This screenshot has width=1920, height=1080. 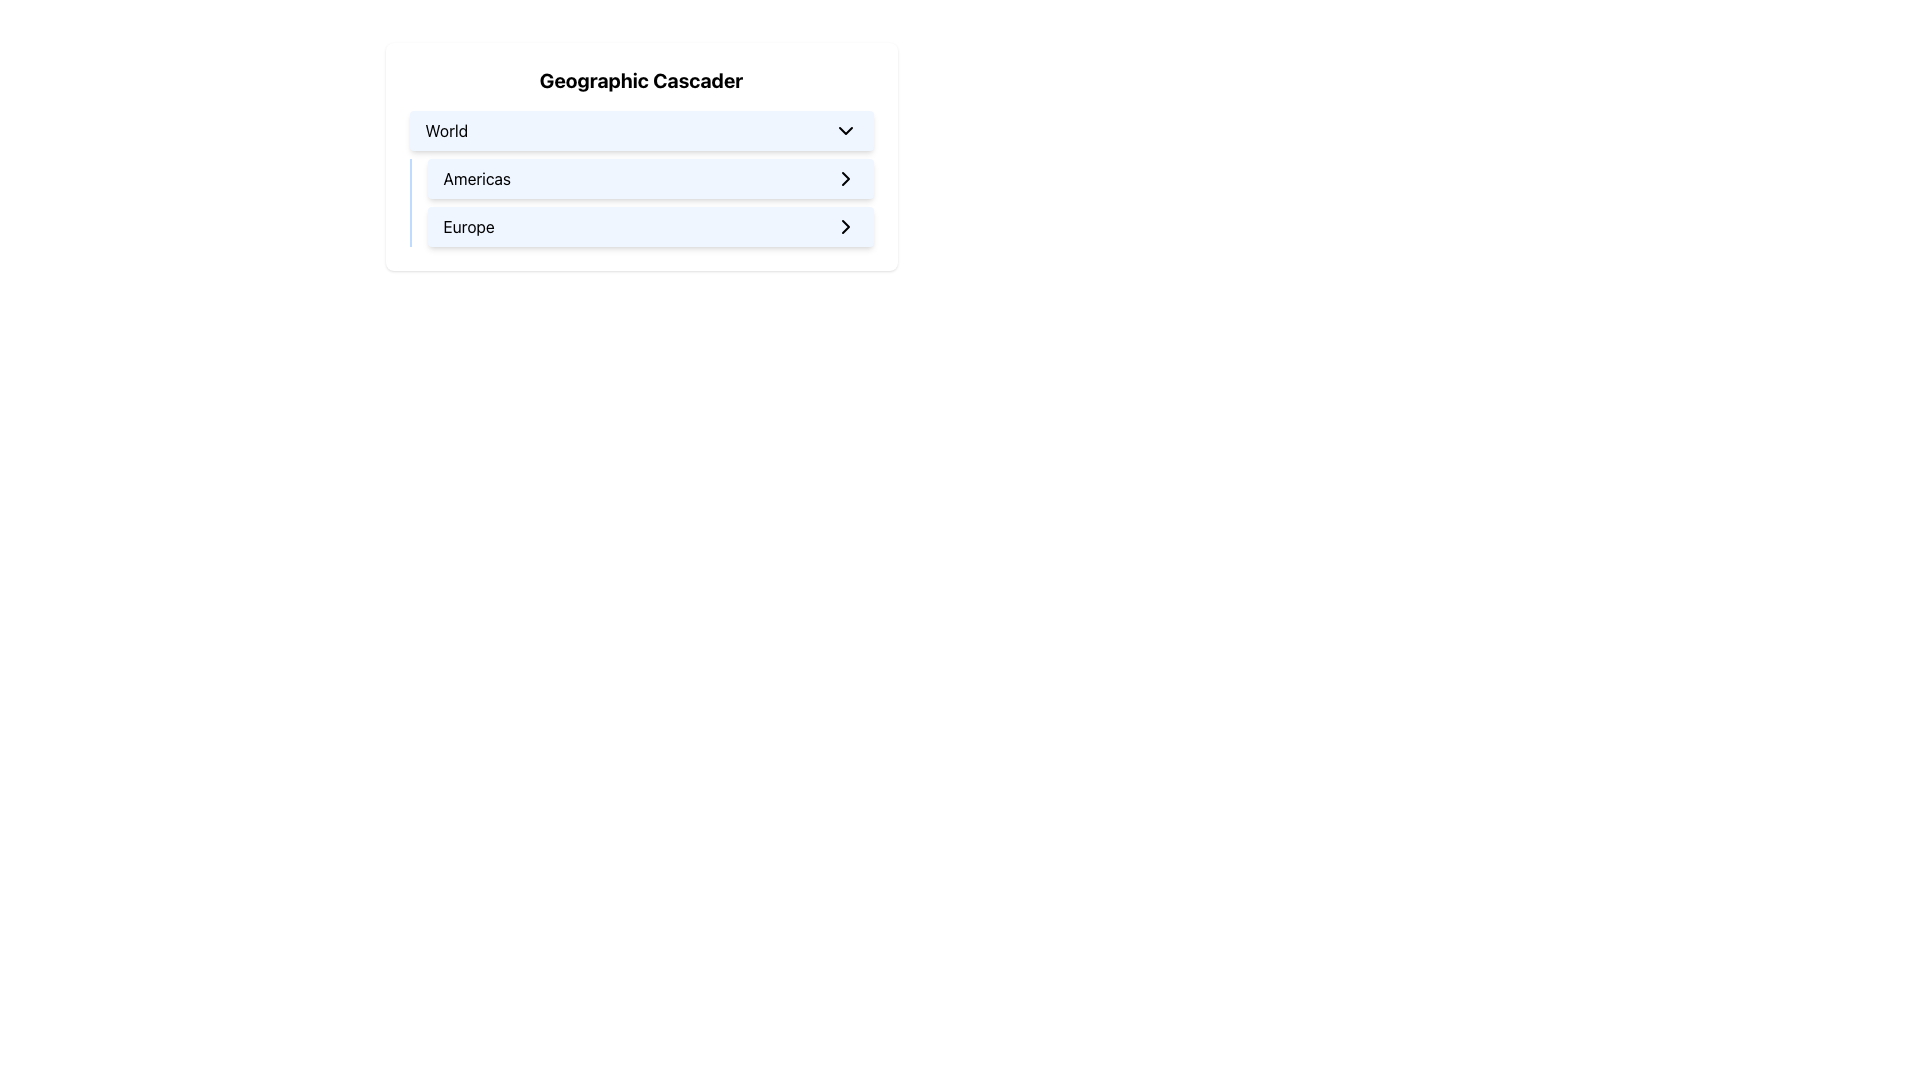 I want to click on the navigation icon associated with the 'Europe' button, so click(x=845, y=226).